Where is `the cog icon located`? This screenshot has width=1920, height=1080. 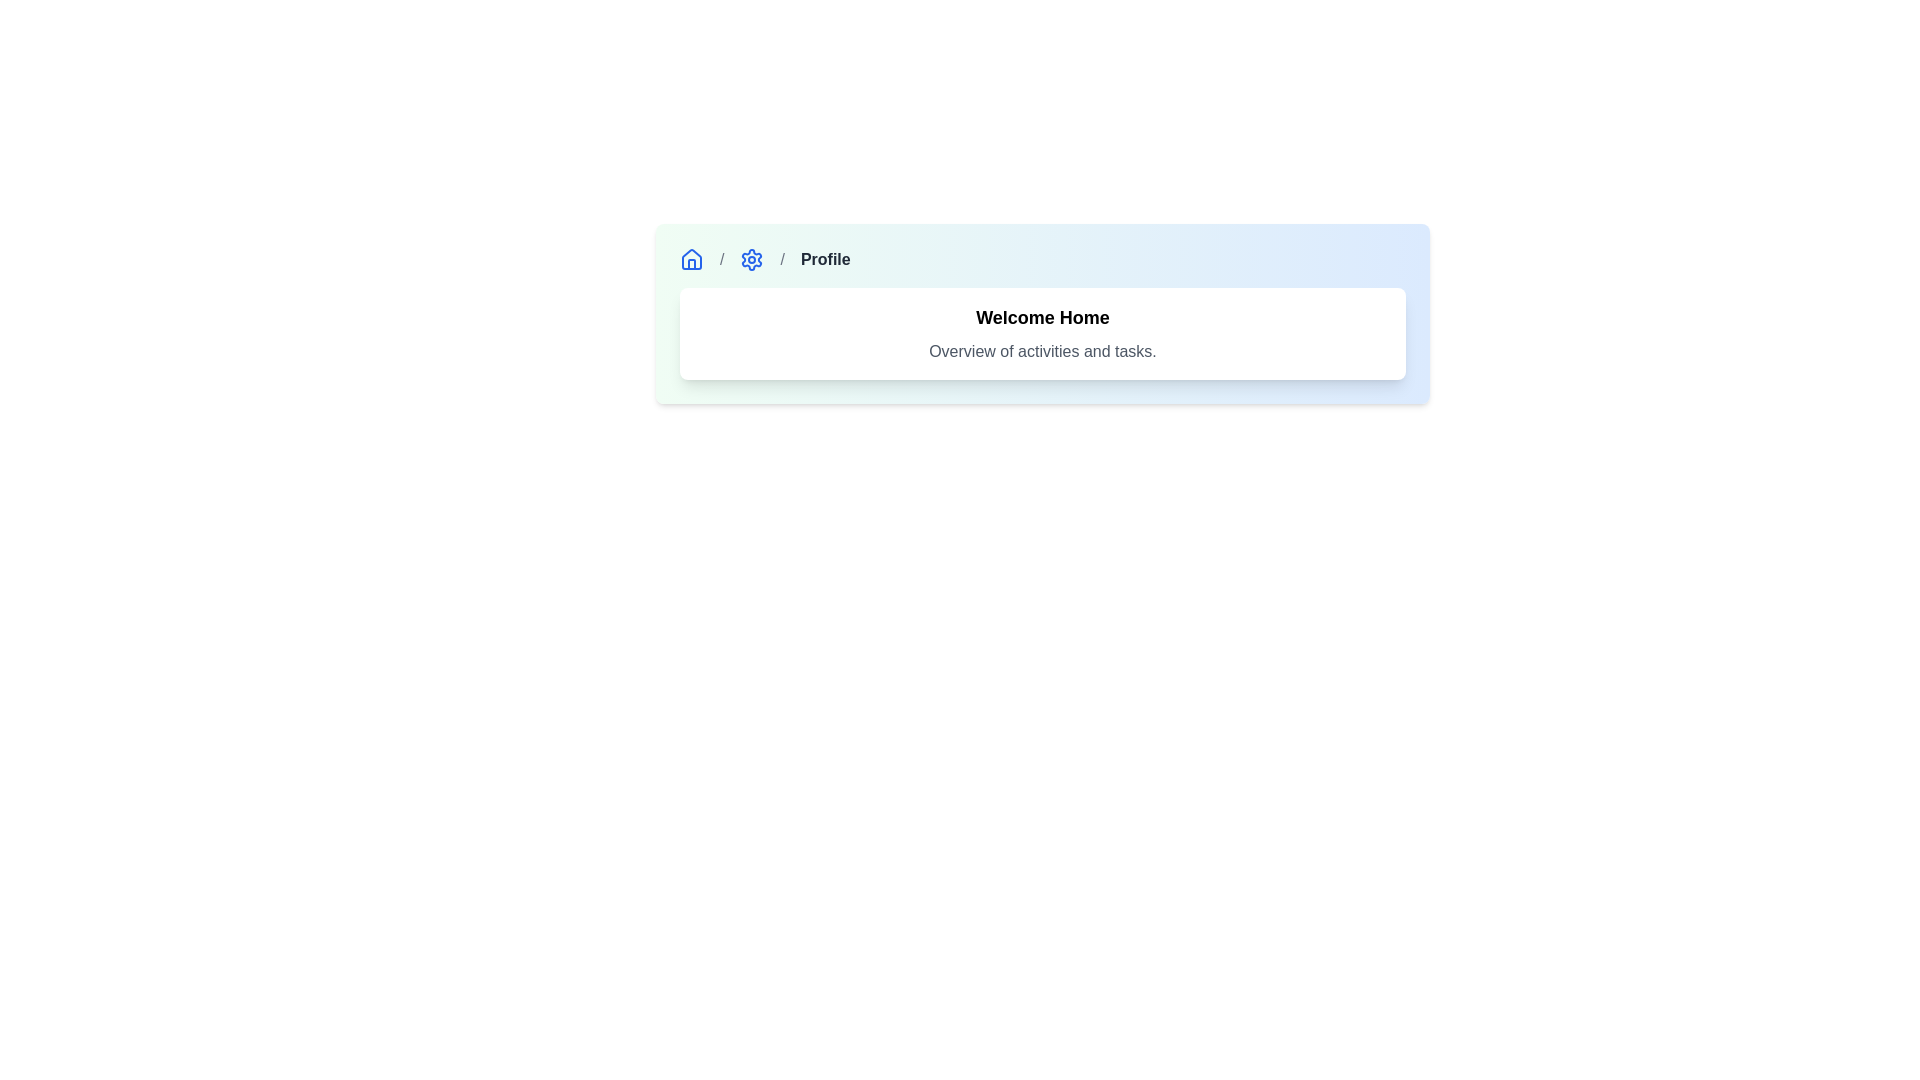
the cog icon located is located at coordinates (751, 258).